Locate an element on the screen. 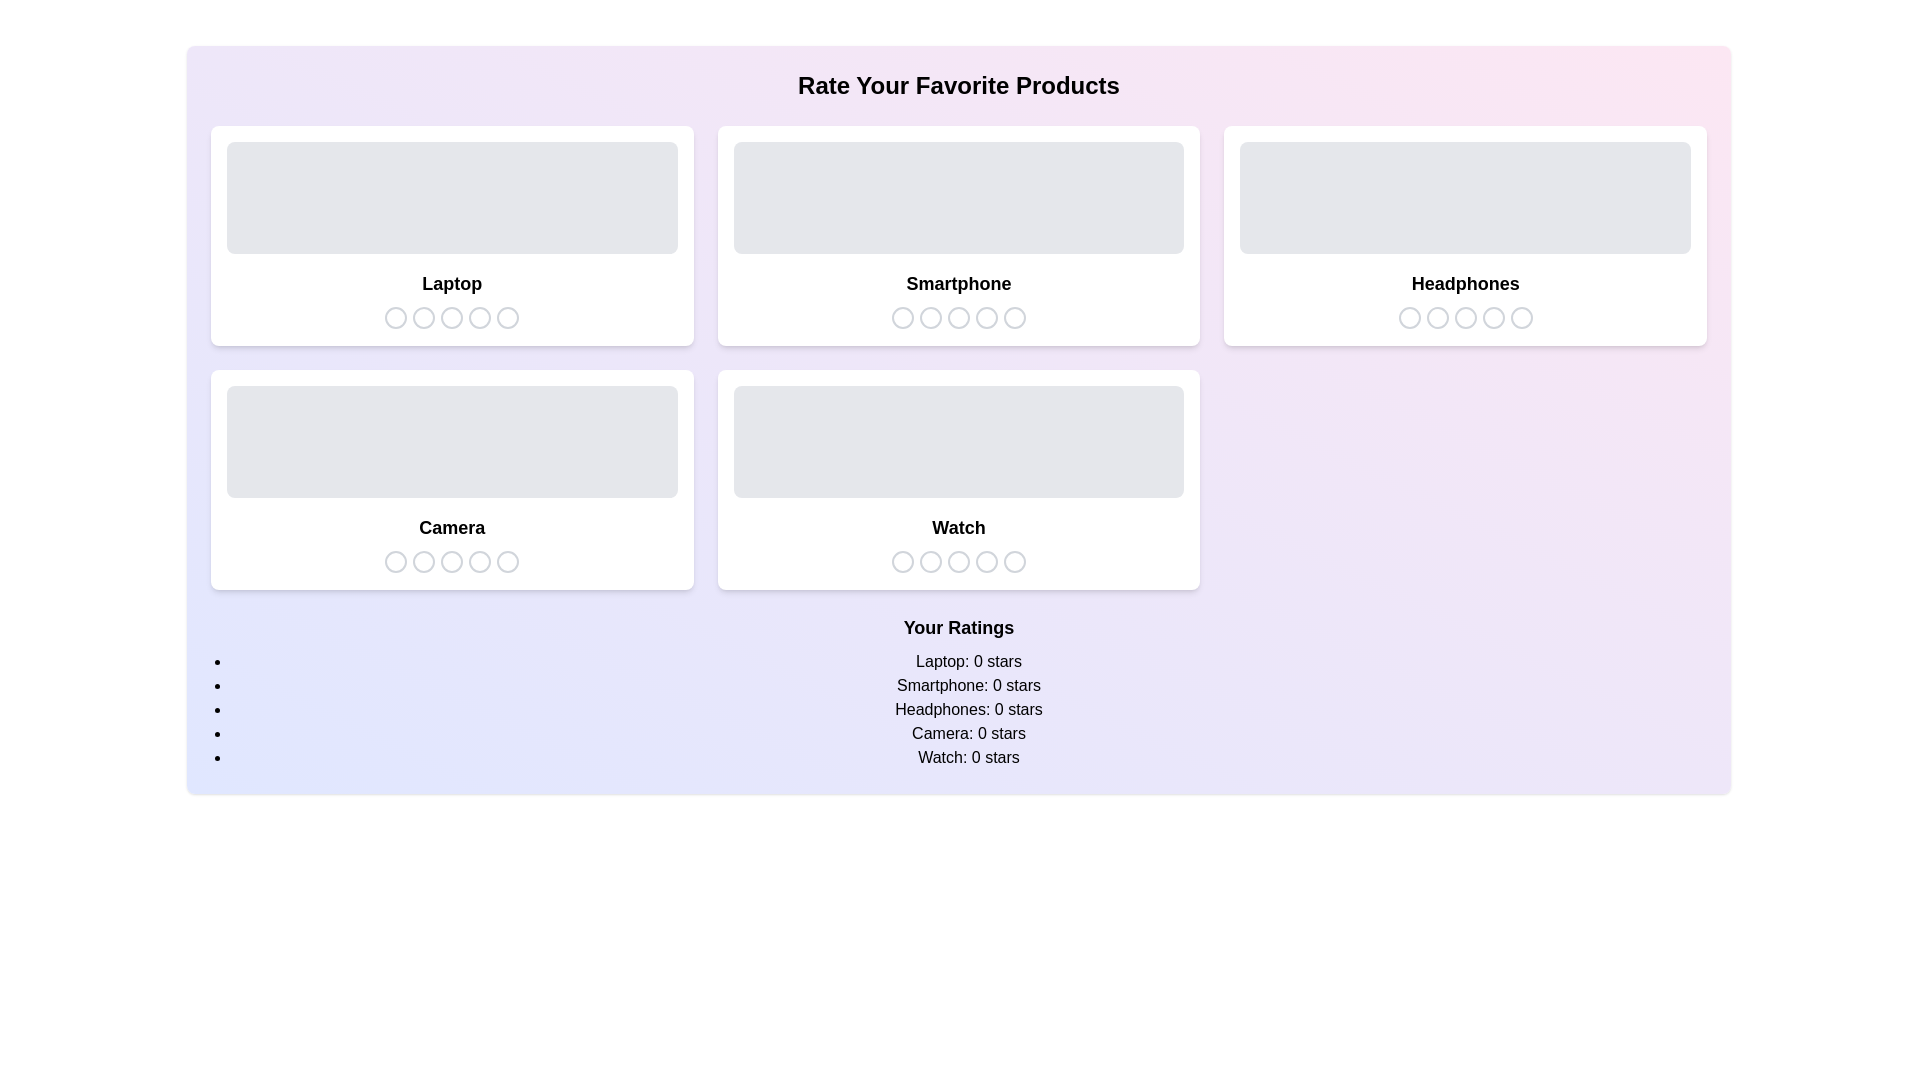 The width and height of the screenshot is (1920, 1080). the star icon to set the rating for the selected product category to 2 stars is located at coordinates (423, 316).